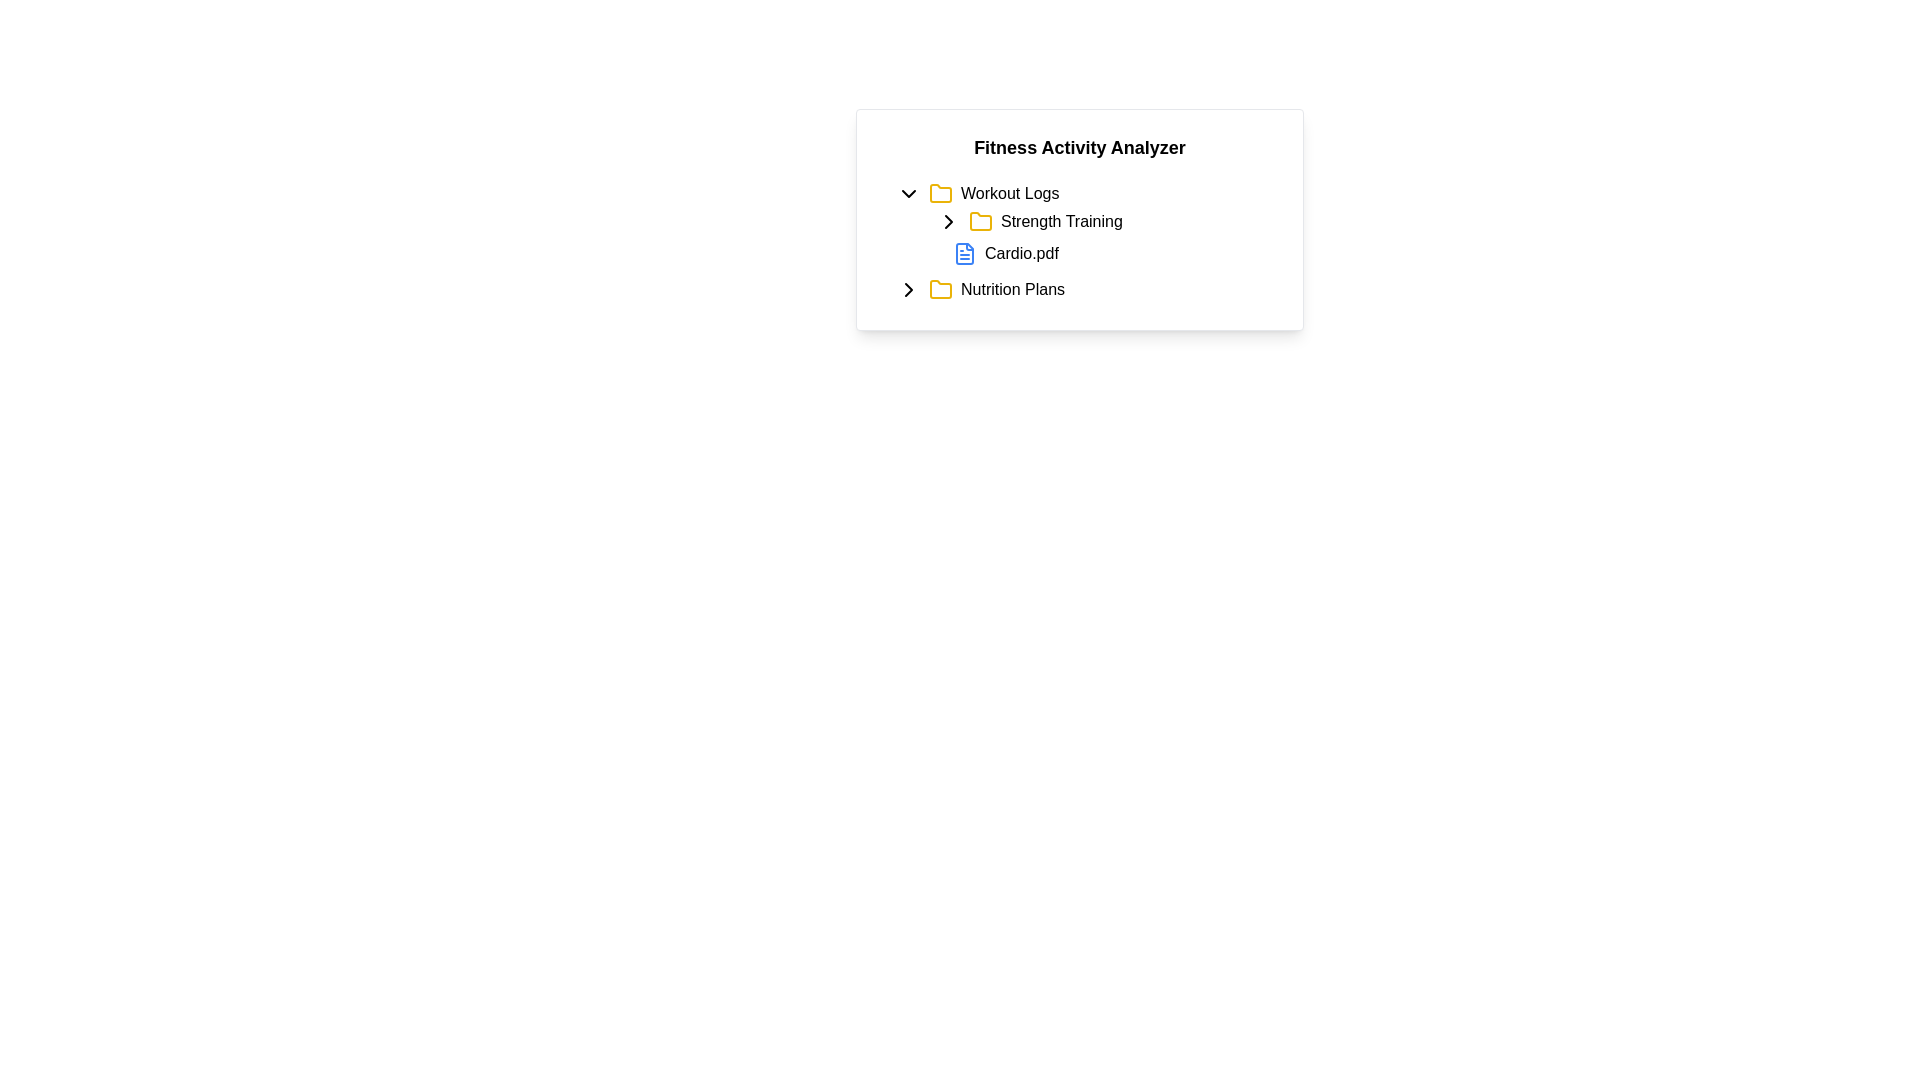 This screenshot has height=1080, width=1920. What do you see at coordinates (939, 193) in the screenshot?
I see `the visual state of the folder icon representing 'Workout Logs' to check its status indication` at bounding box center [939, 193].